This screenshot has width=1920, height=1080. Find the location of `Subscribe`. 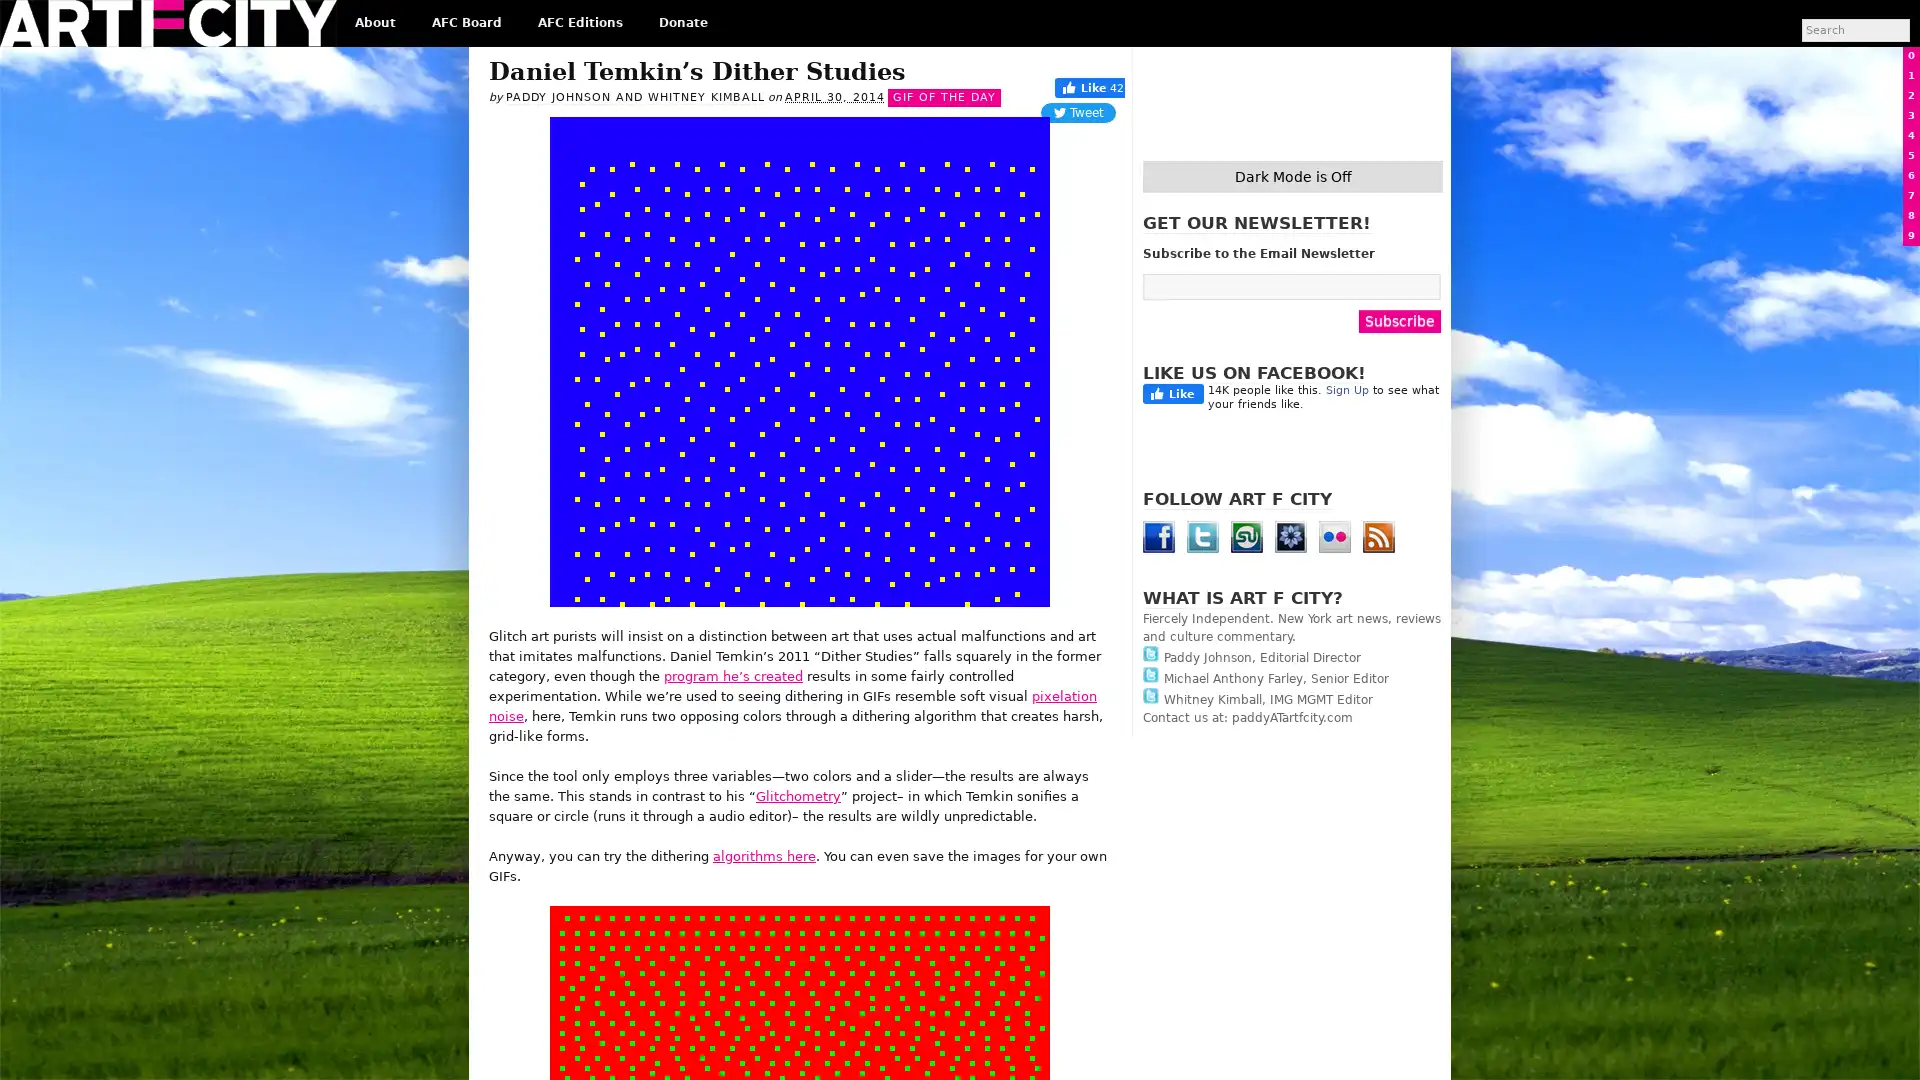

Subscribe is located at coordinates (1399, 319).